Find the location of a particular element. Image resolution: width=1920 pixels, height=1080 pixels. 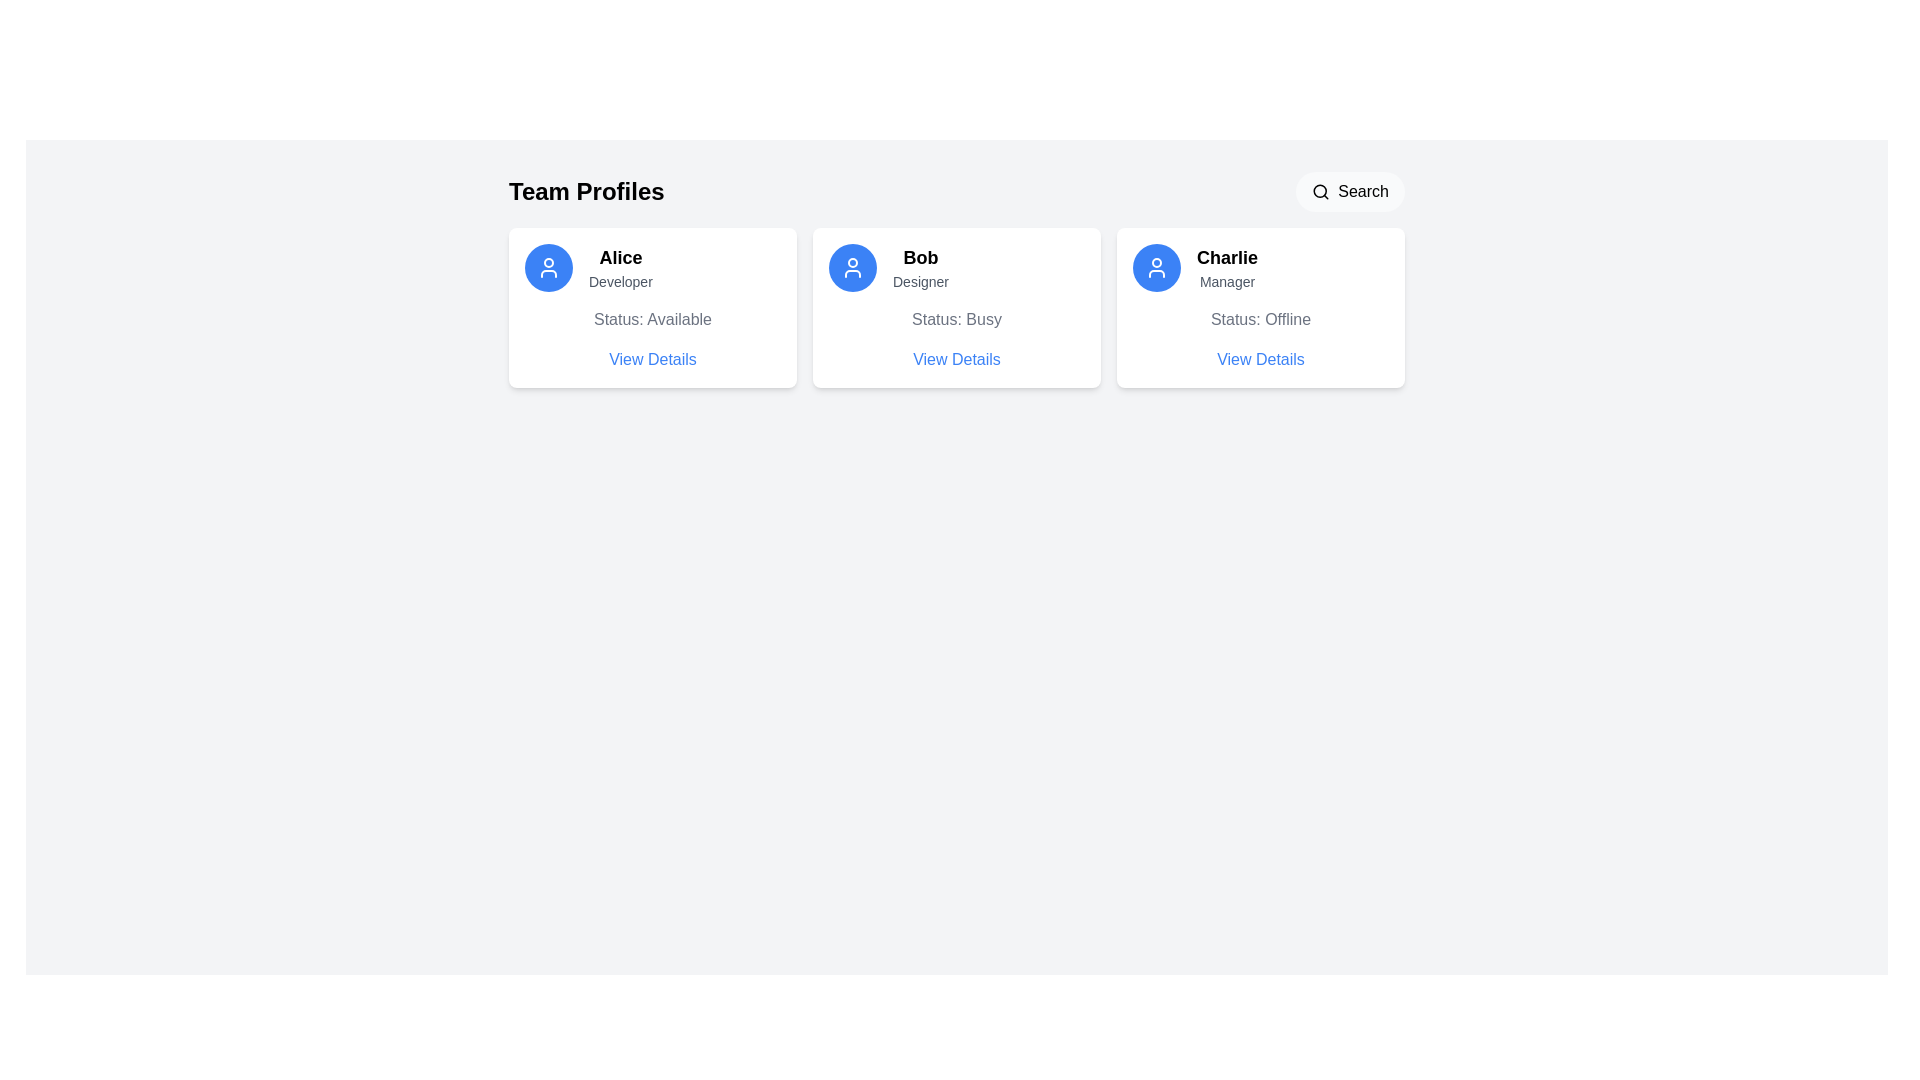

the user silhouette icon with a blue background and white strokes, which is part of the card labeled 'Bob' in the second column of user profile cards is located at coordinates (853, 266).